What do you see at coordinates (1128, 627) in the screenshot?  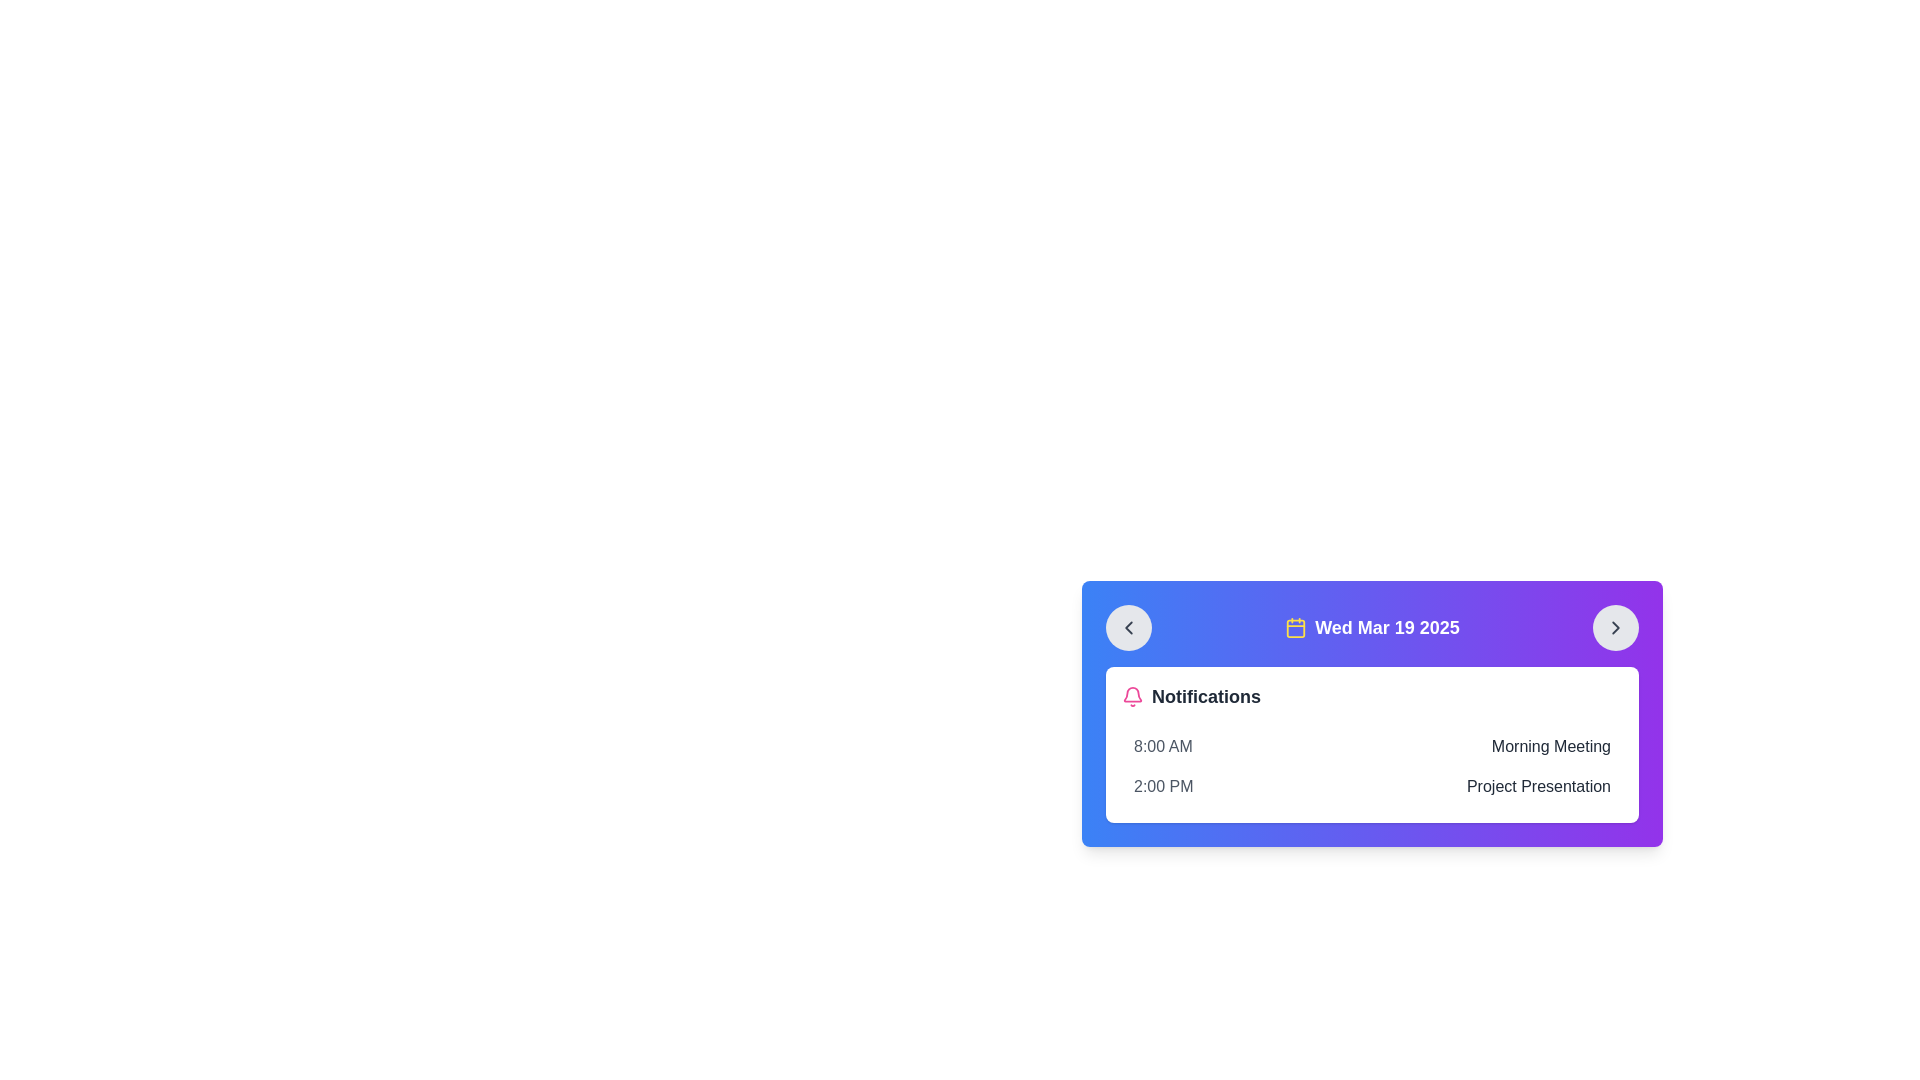 I see `the left-pointing arrow icon located in the top-right corner of the card interface` at bounding box center [1128, 627].